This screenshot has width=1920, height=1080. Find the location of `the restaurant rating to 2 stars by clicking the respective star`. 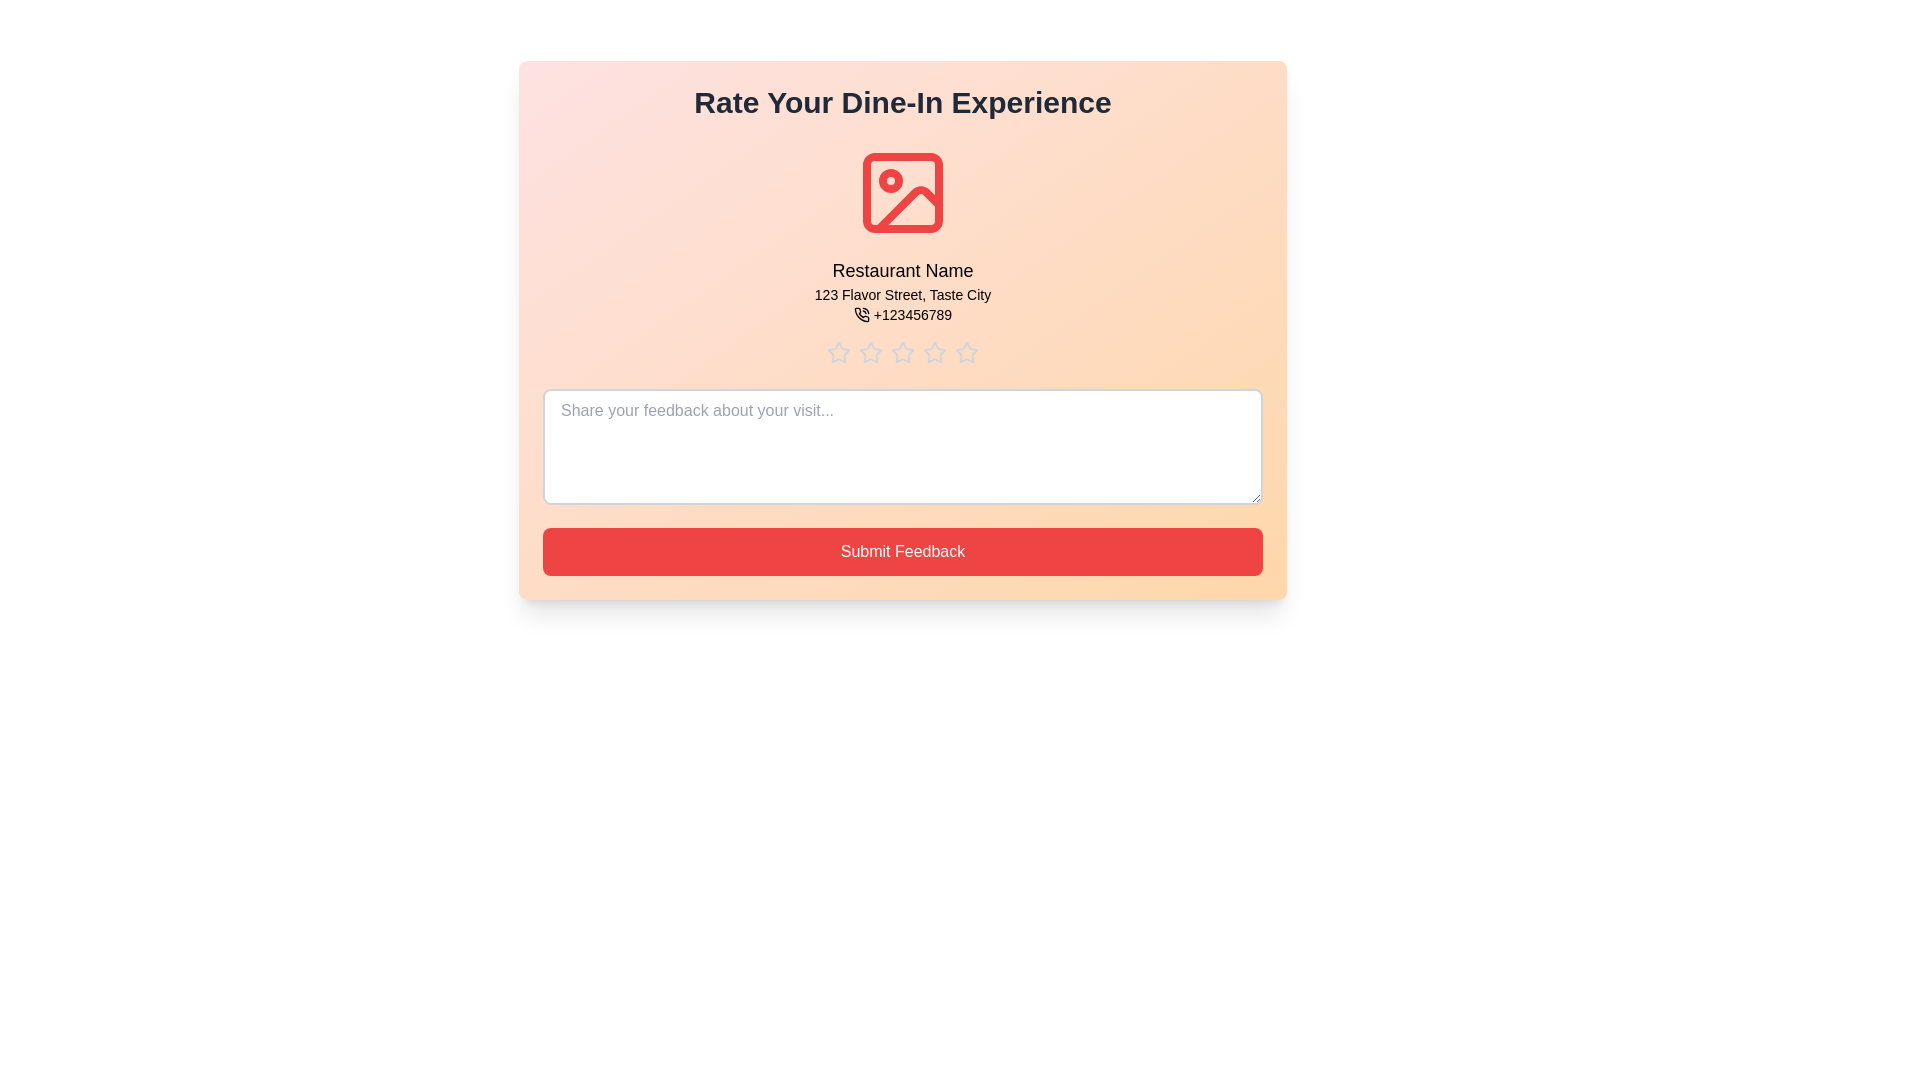

the restaurant rating to 2 stars by clicking the respective star is located at coordinates (870, 352).